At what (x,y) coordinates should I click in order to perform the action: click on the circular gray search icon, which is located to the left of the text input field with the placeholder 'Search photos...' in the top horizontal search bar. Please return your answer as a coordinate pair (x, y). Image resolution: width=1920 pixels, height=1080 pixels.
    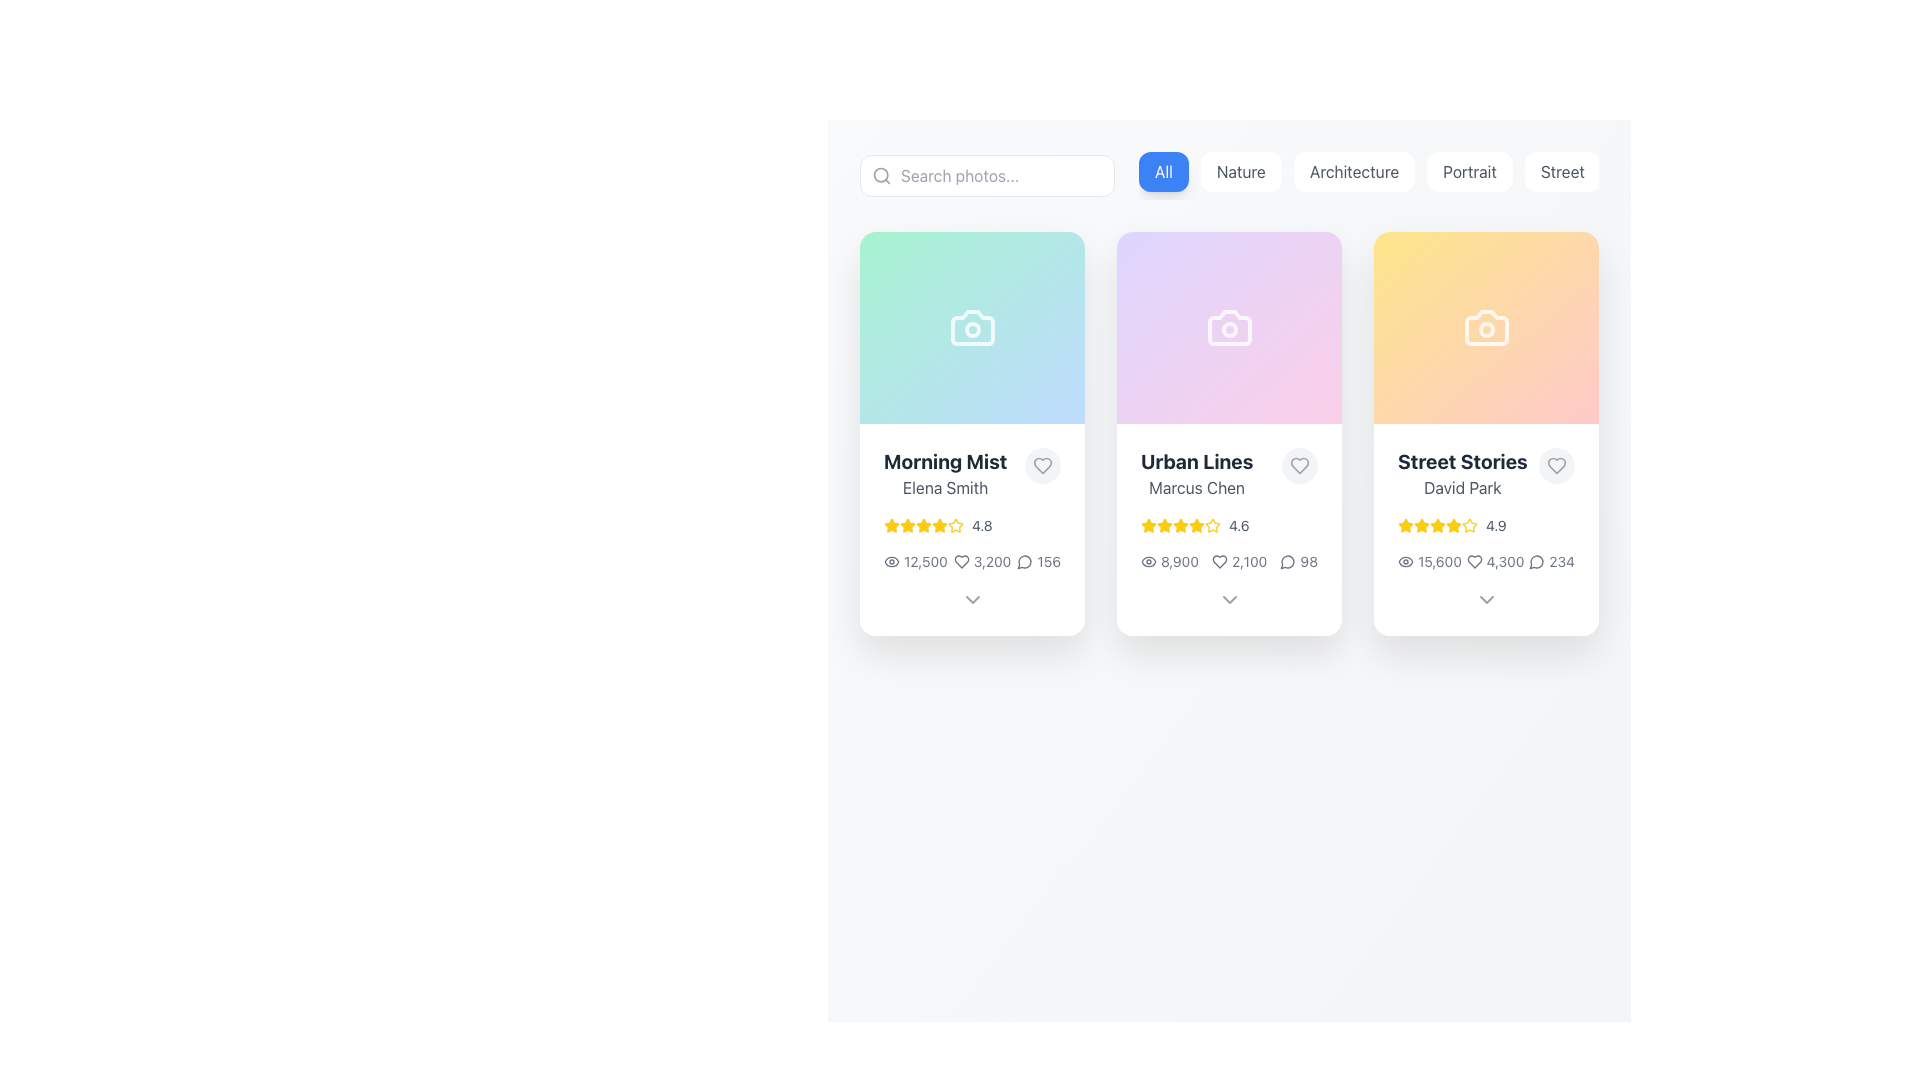
    Looking at the image, I should click on (881, 175).